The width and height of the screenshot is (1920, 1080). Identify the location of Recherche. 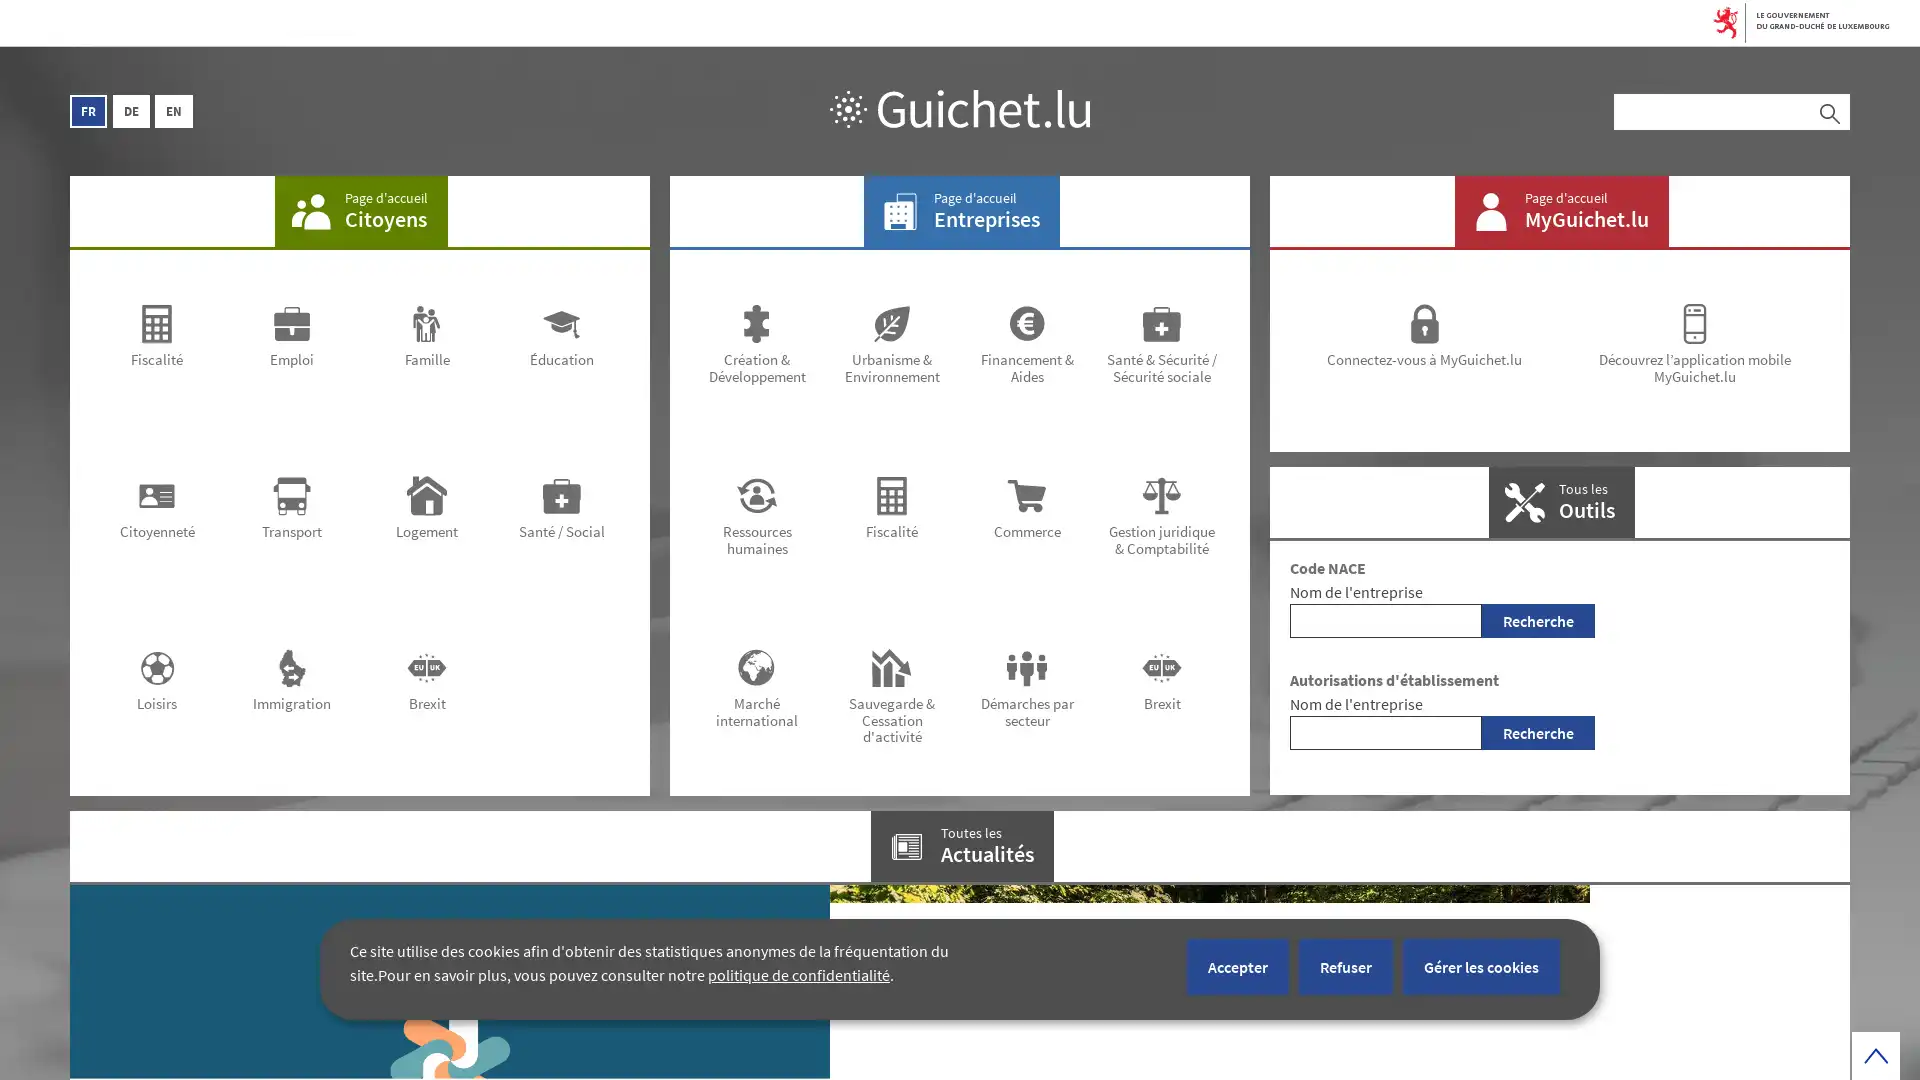
(1536, 620).